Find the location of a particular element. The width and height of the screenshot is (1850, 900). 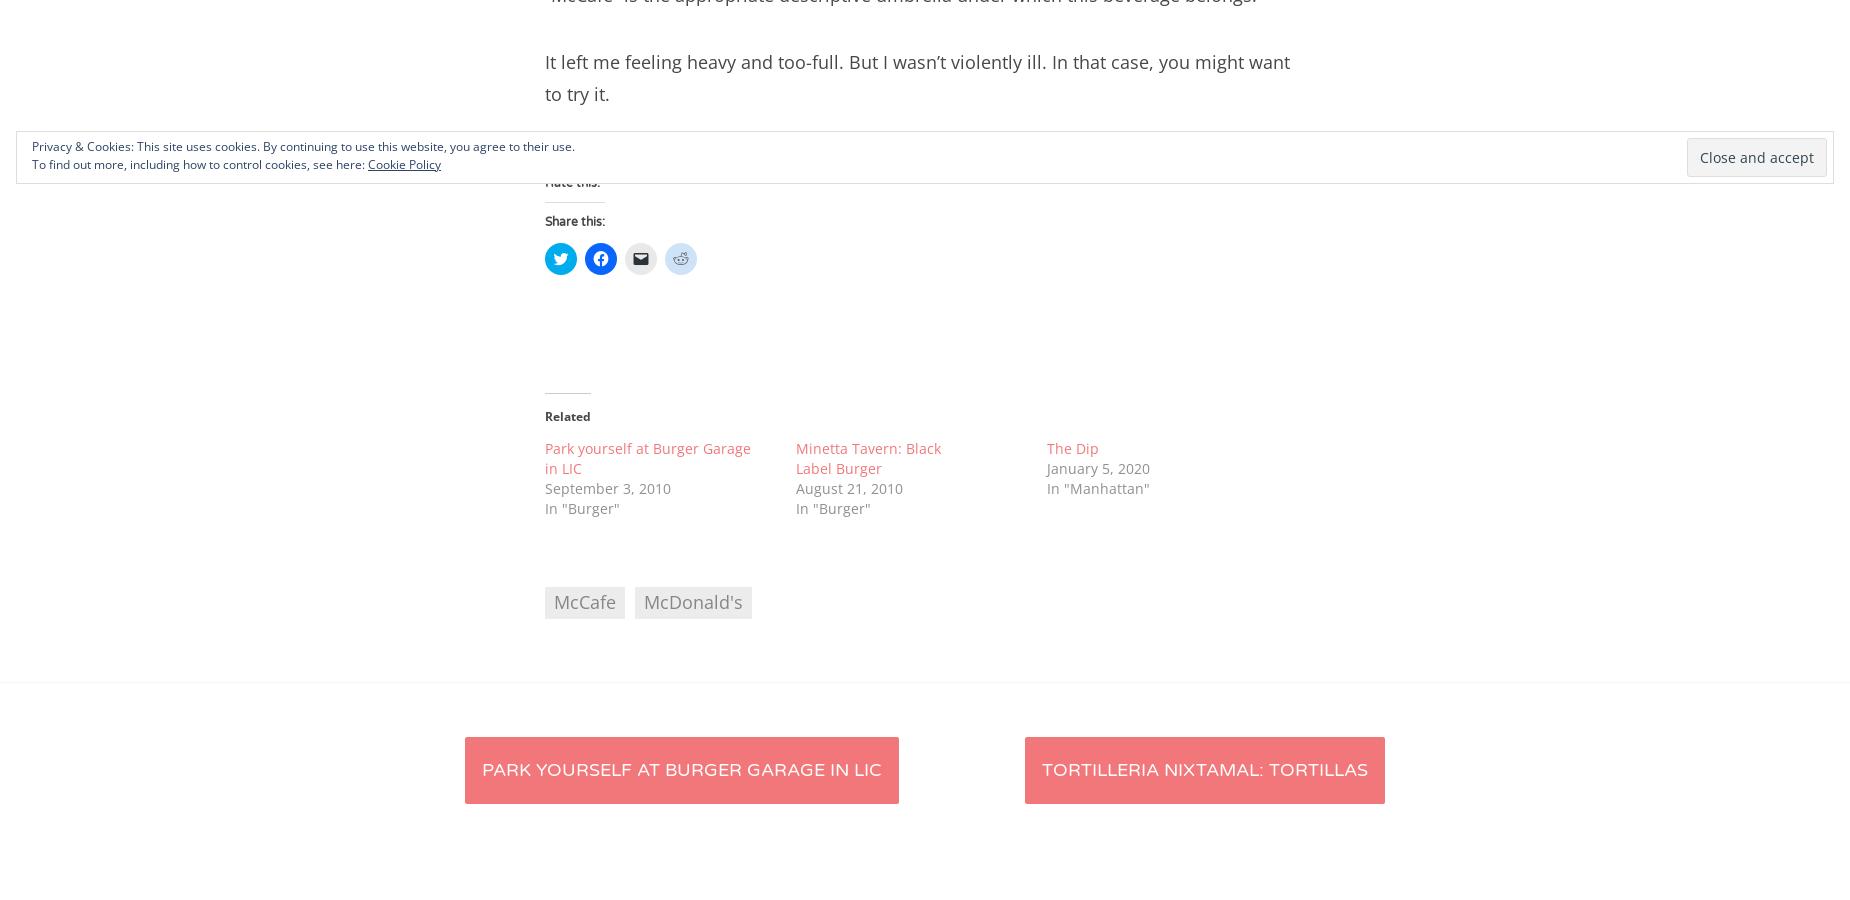

'McDonald's' is located at coordinates (643, 602).